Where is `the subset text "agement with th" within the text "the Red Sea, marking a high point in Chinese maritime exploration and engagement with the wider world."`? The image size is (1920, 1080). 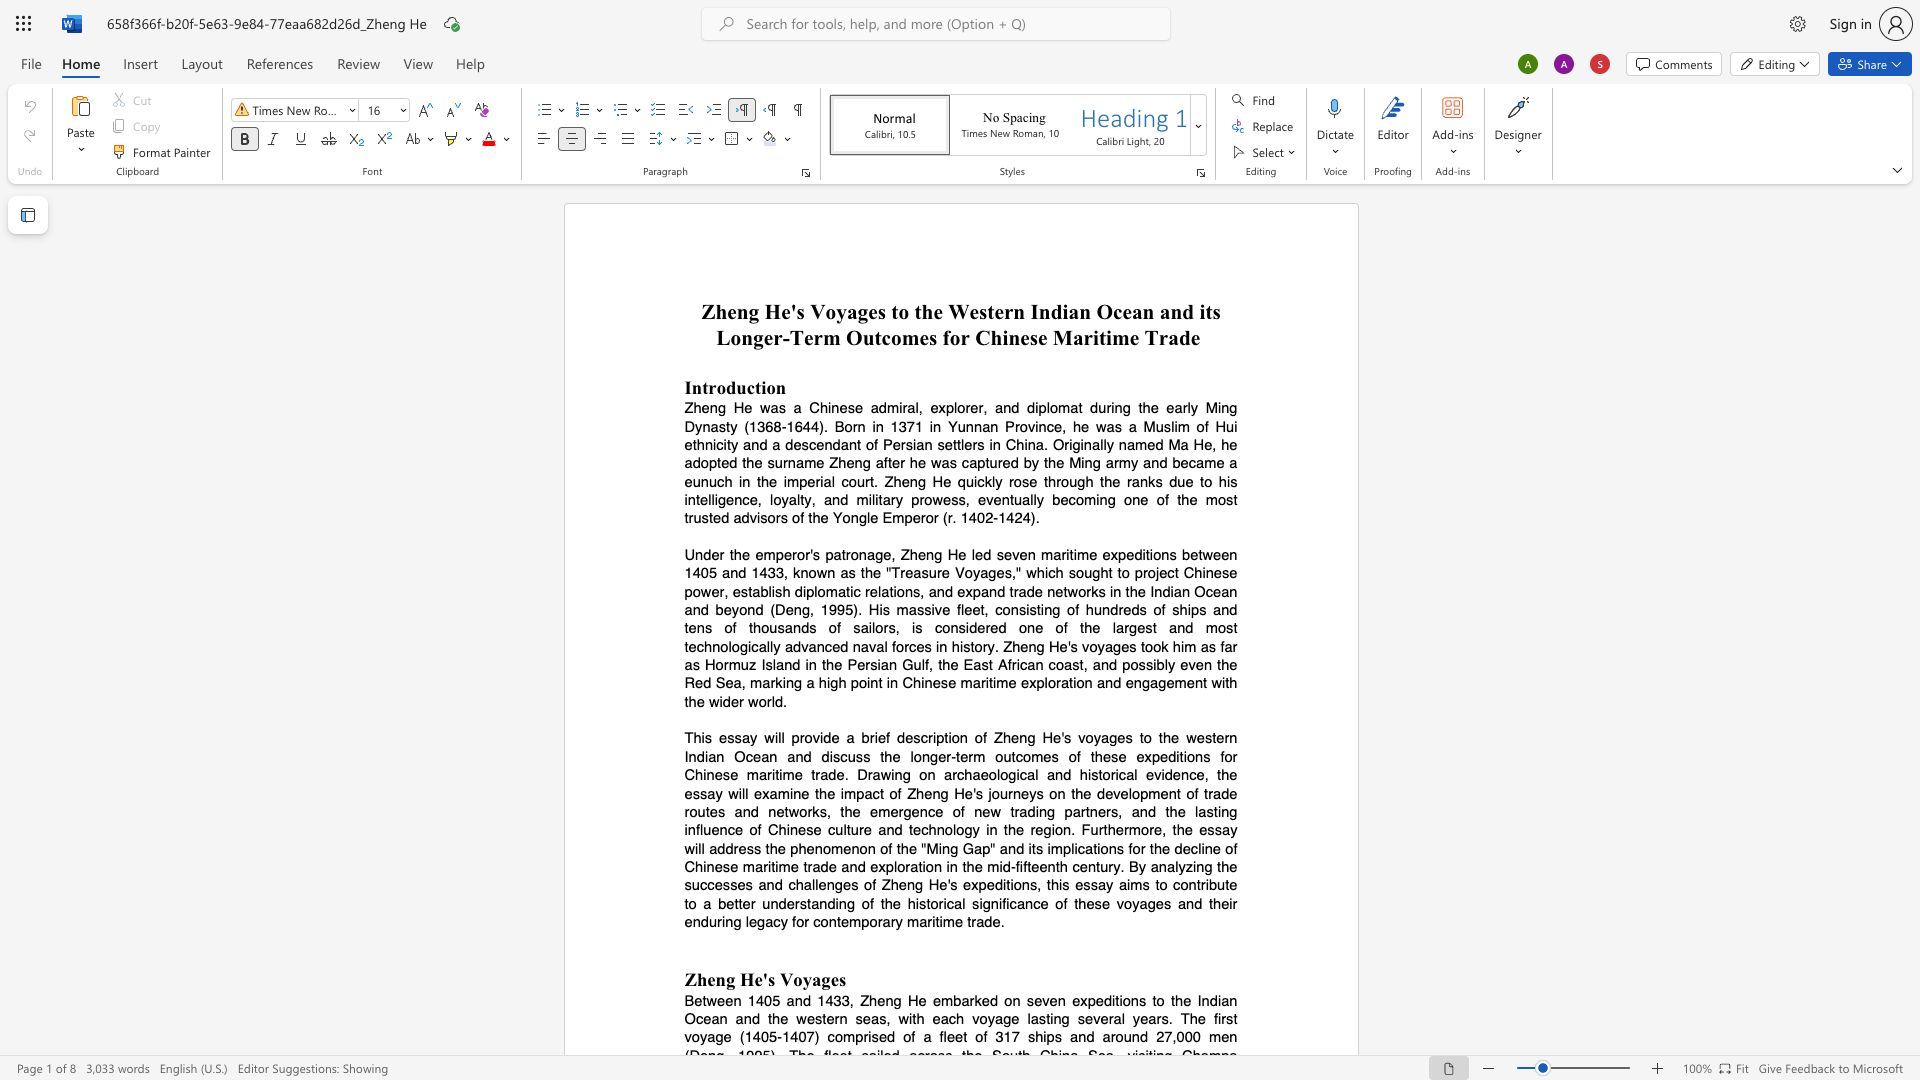 the subset text "agement with th" within the text "the Red Sea, marking a high point in Chinese maritime exploration and engagement with the wider world." is located at coordinates (1150, 682).